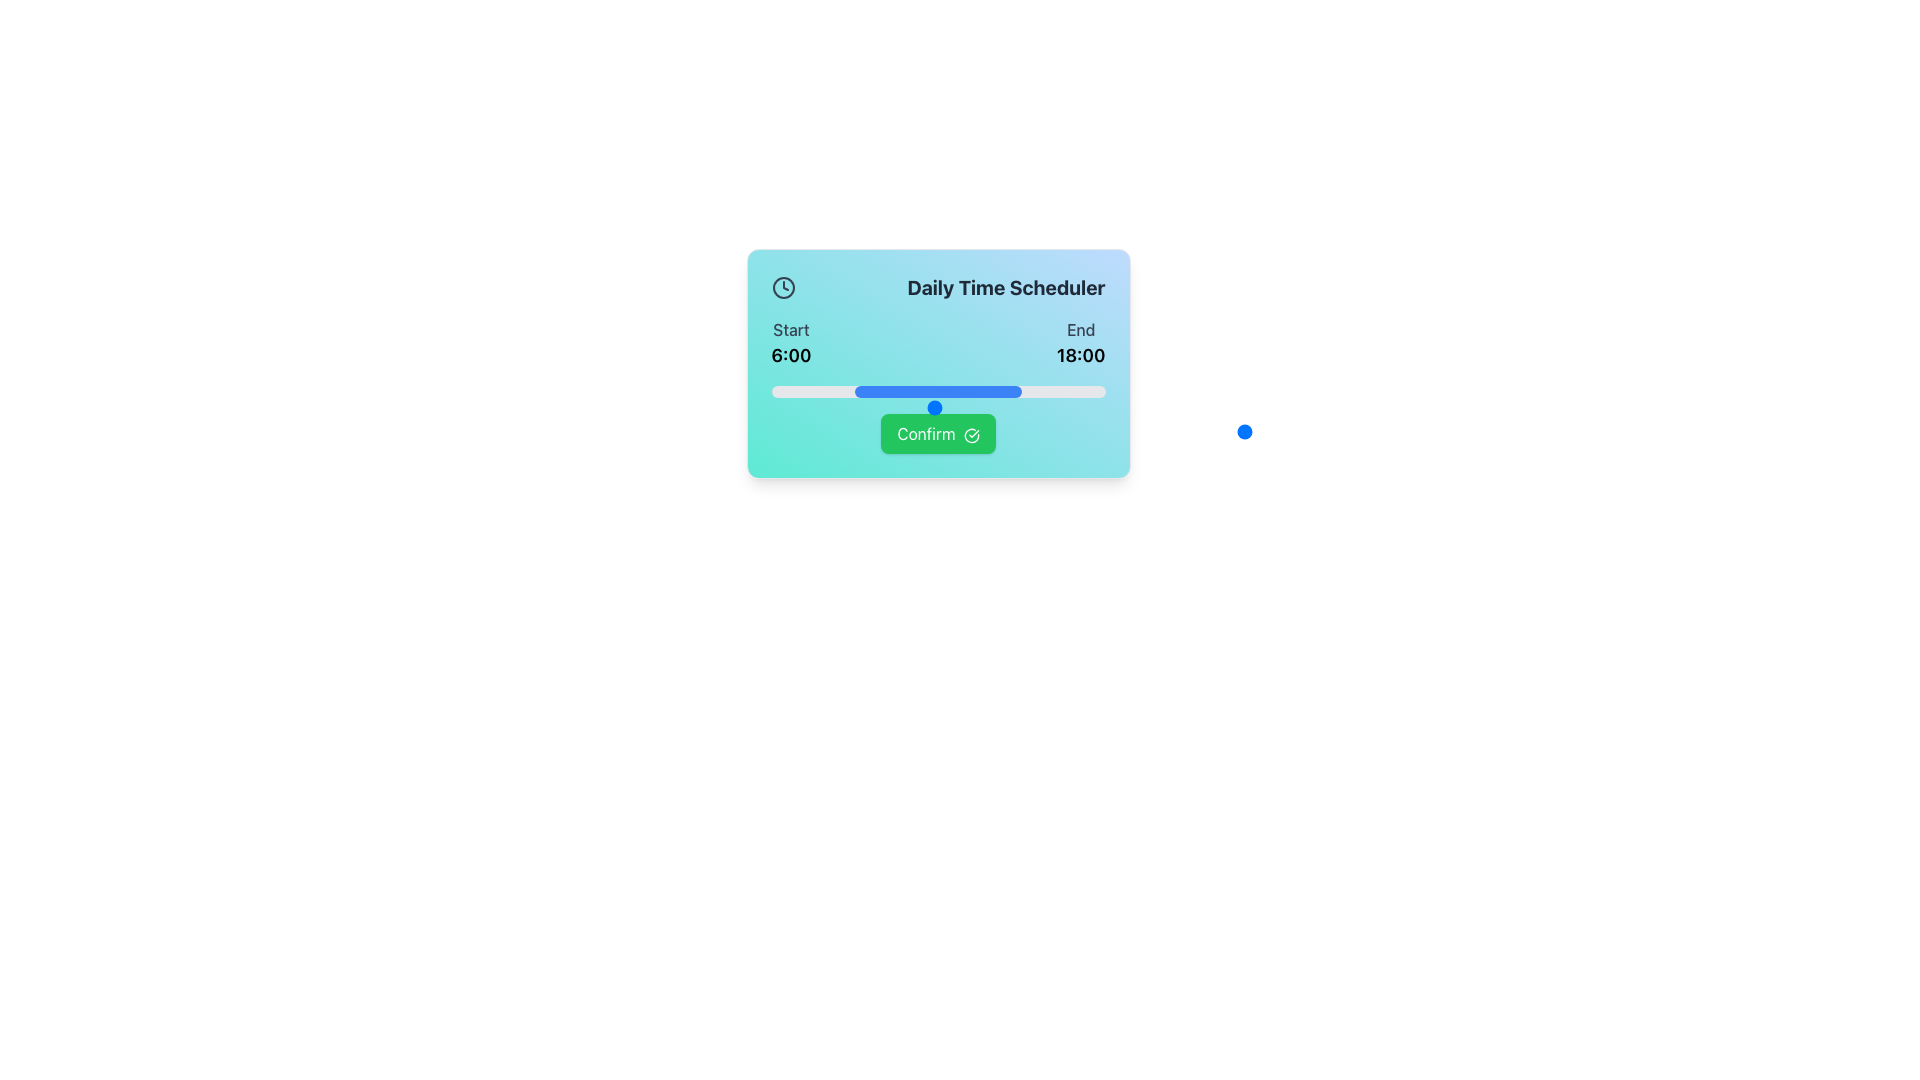 This screenshot has height=1080, width=1920. I want to click on the slider, so click(1067, 392).